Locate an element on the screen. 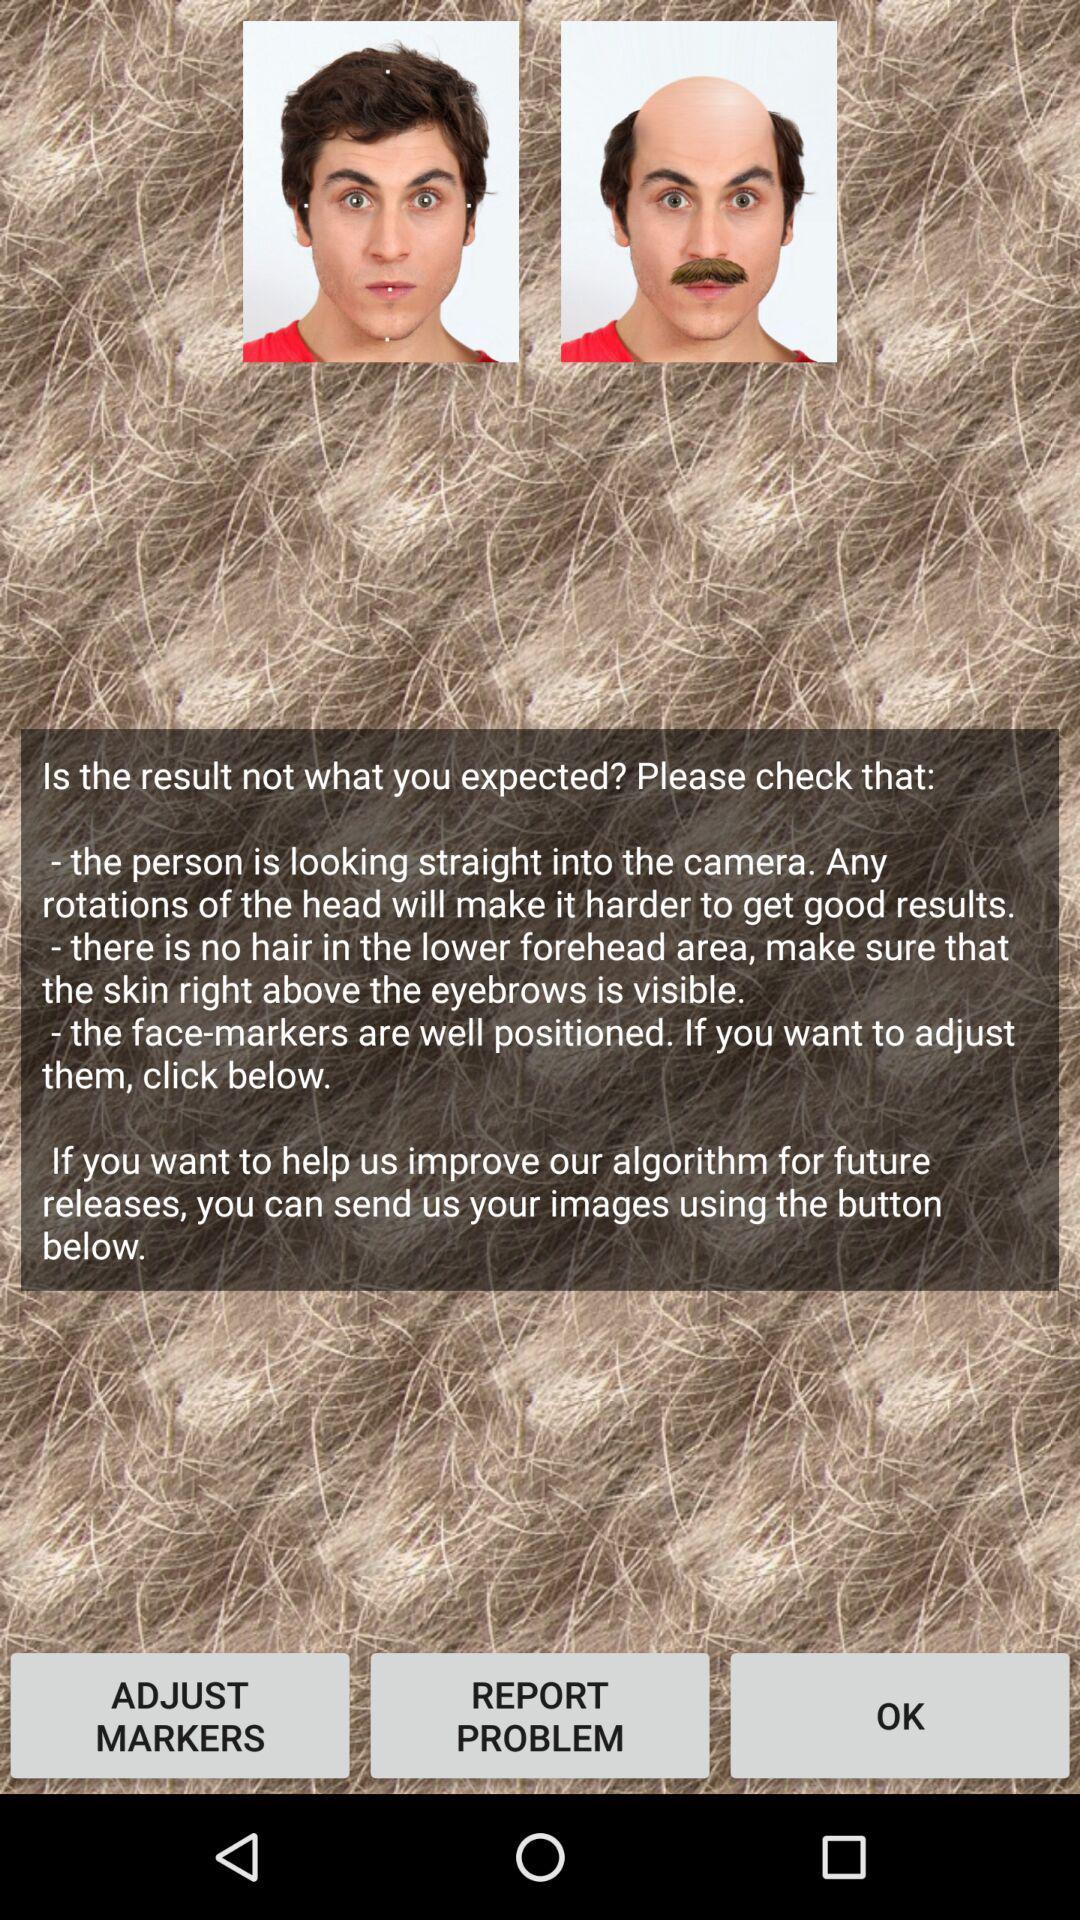  the icon at the bottom left corner is located at coordinates (180, 1714).